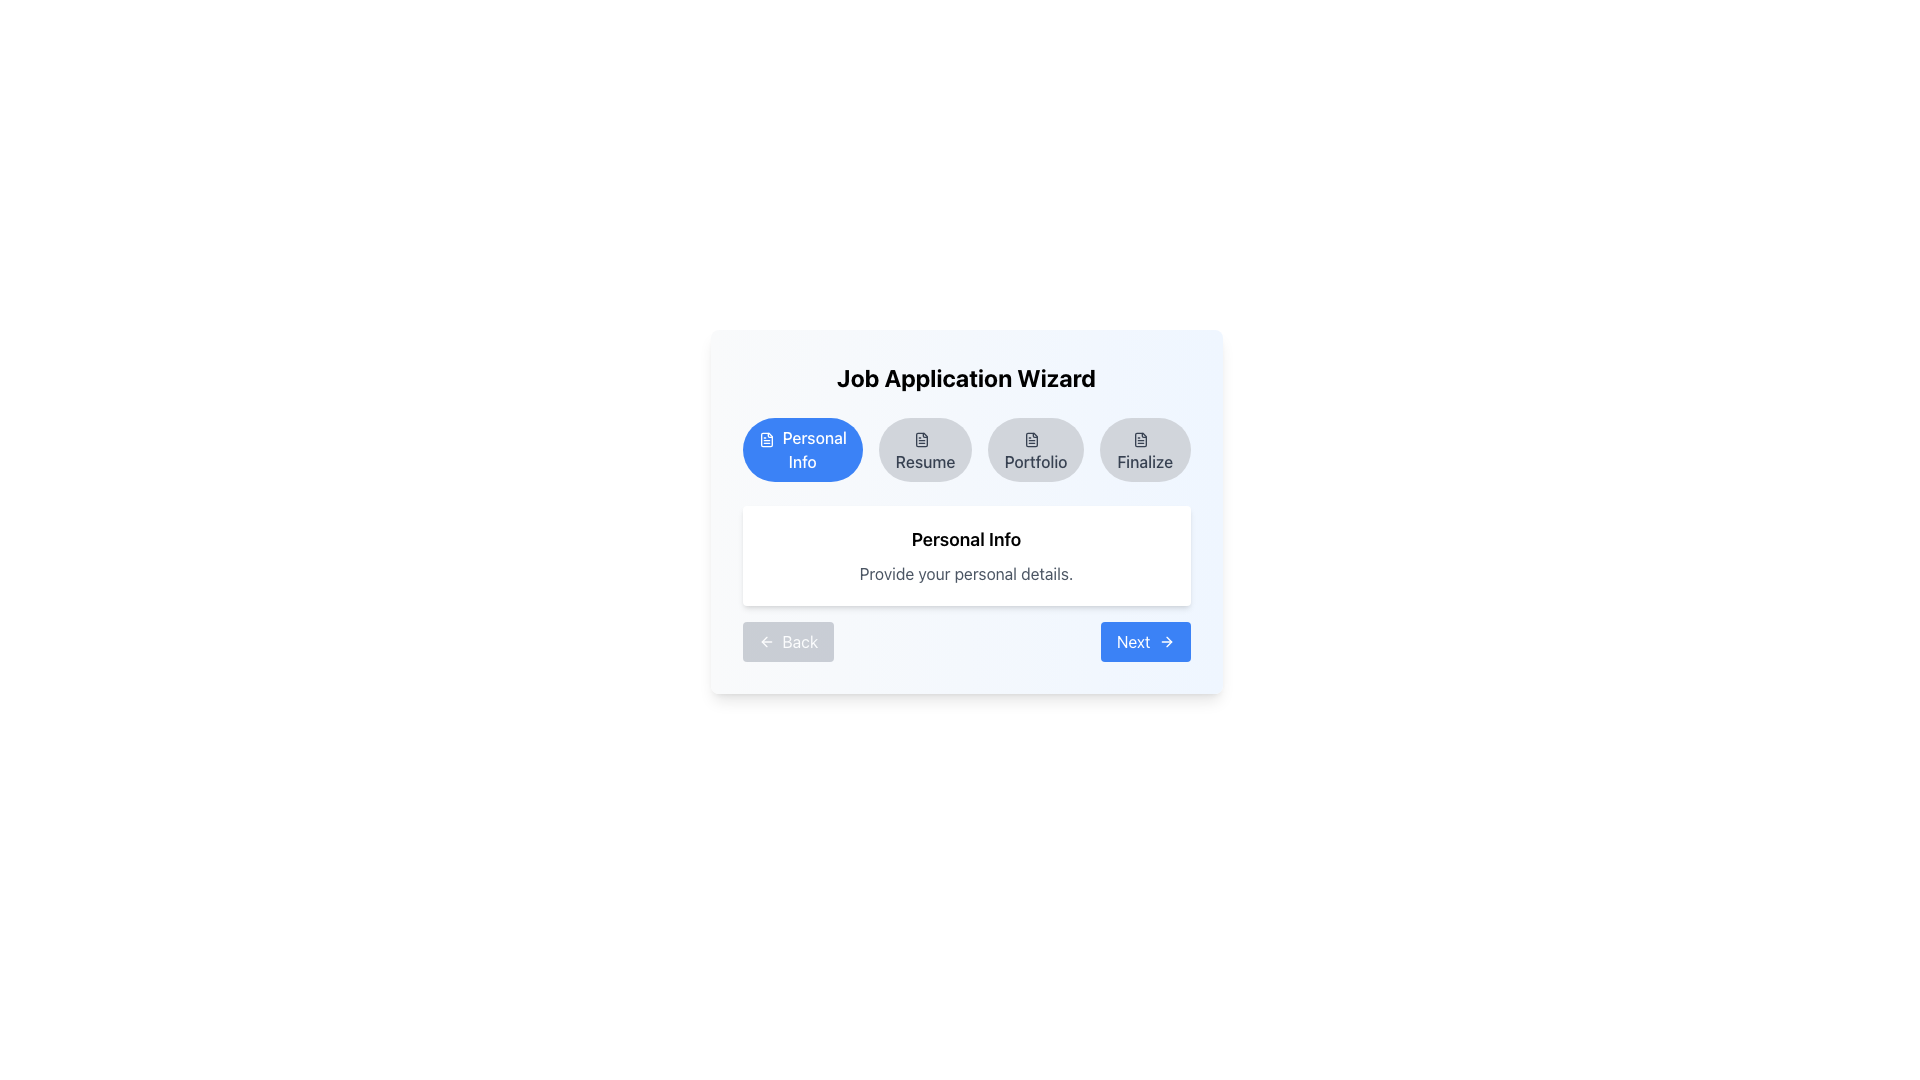 This screenshot has height=1080, width=1920. Describe the element at coordinates (787, 641) in the screenshot. I see `the 'Back' button with a gray background and white text, located at the bottom-left of the 'Job Application Wizard' panel` at that location.